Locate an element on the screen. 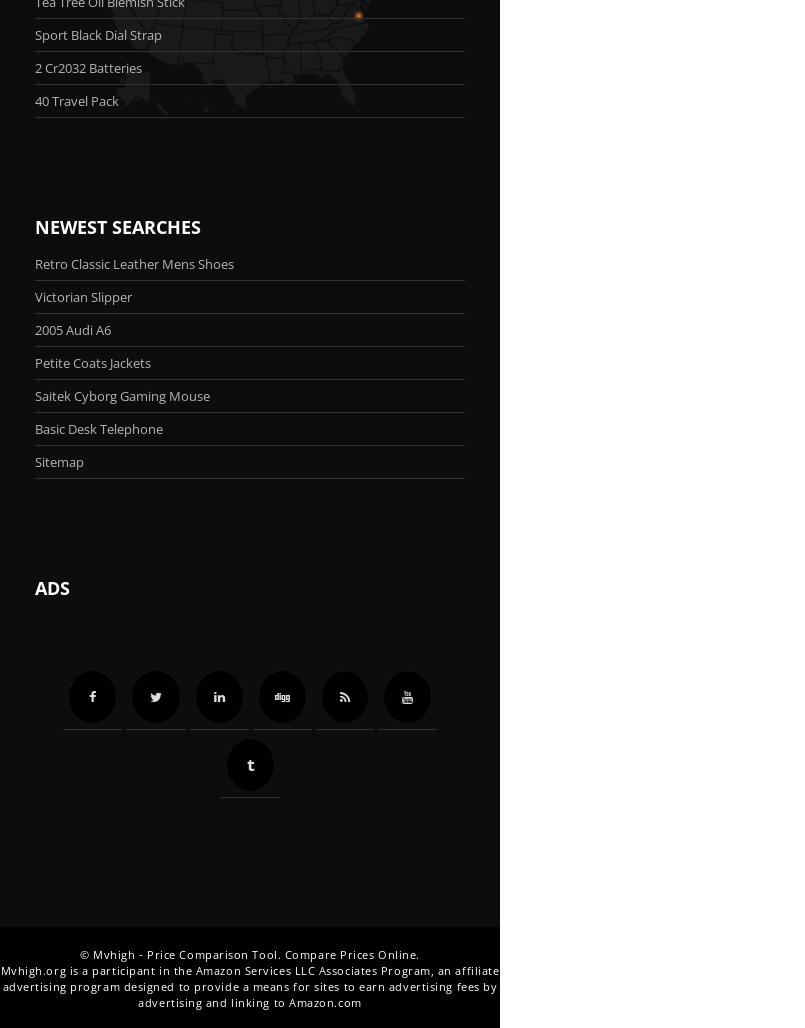  'Saitek Cyborg Gaming Mouse' is located at coordinates (122, 394).